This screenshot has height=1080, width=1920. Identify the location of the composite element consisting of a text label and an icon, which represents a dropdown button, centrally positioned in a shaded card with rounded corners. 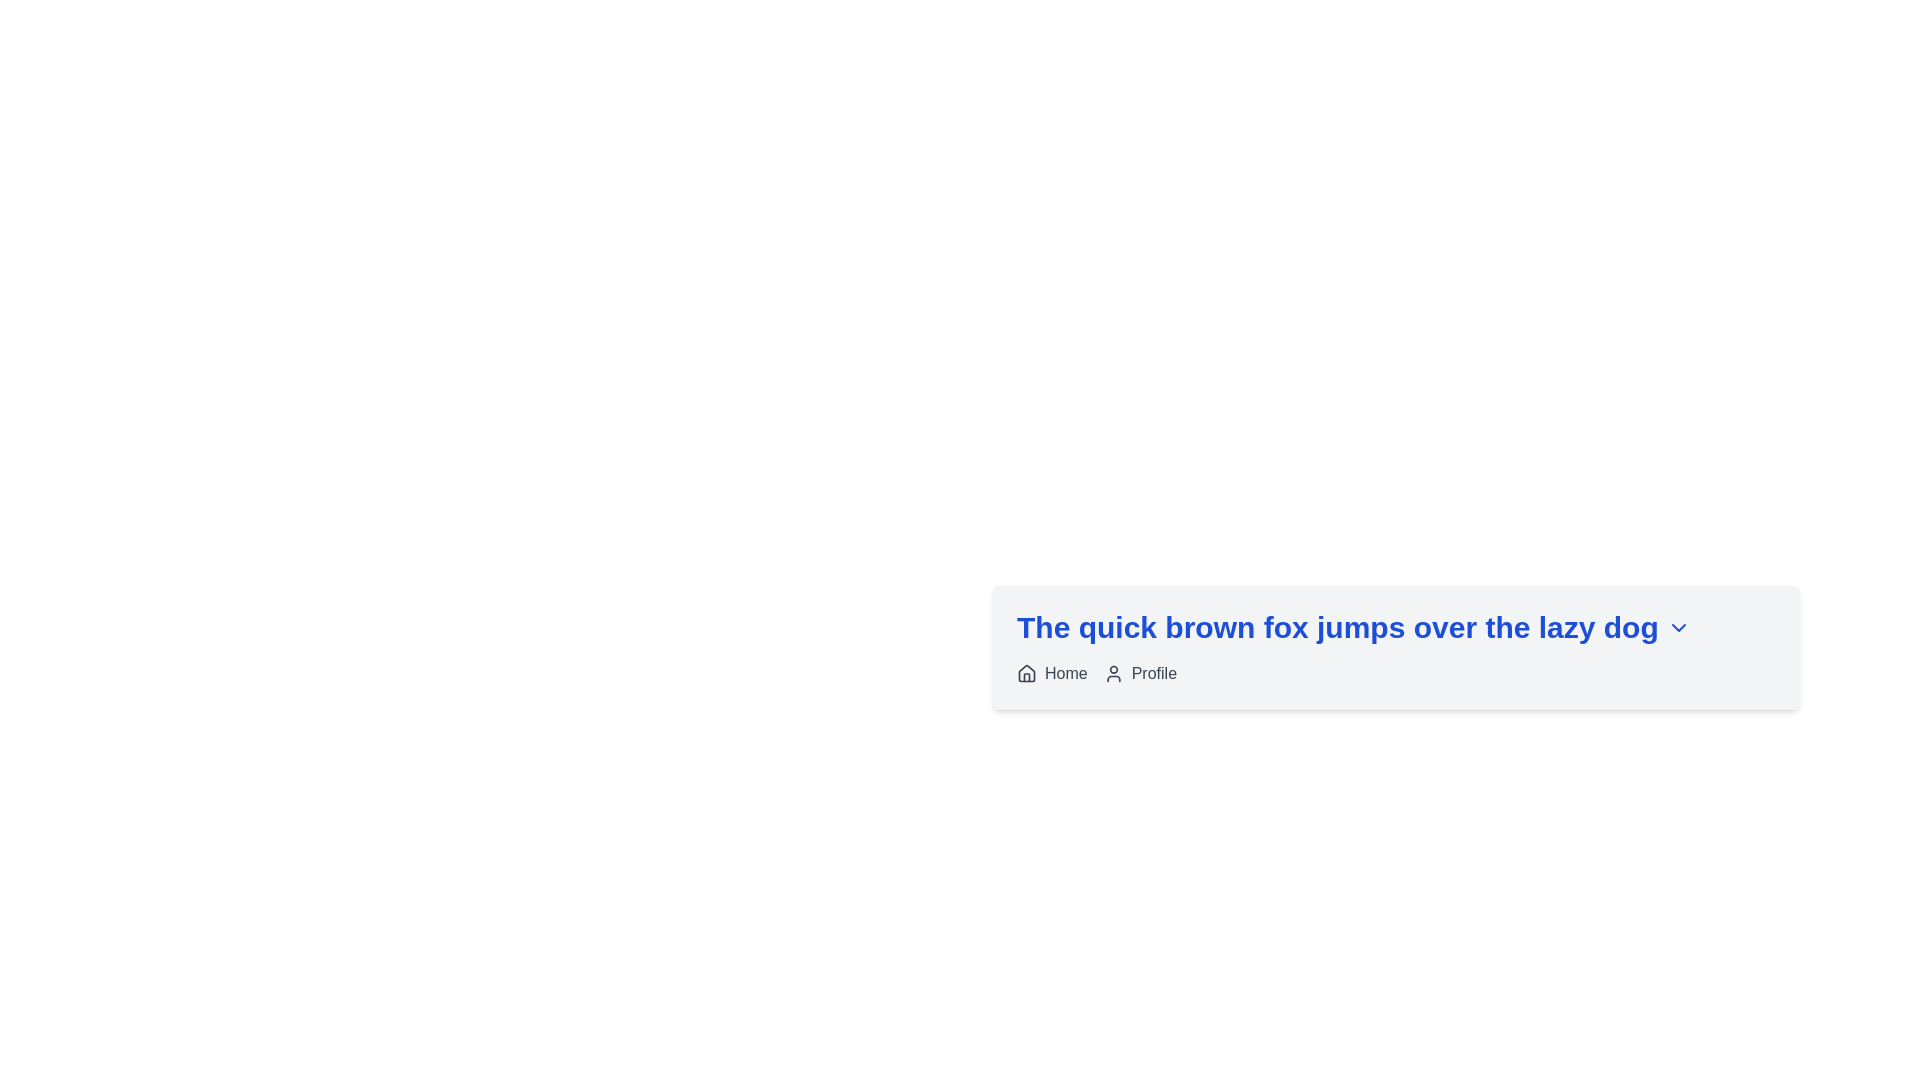
(1395, 627).